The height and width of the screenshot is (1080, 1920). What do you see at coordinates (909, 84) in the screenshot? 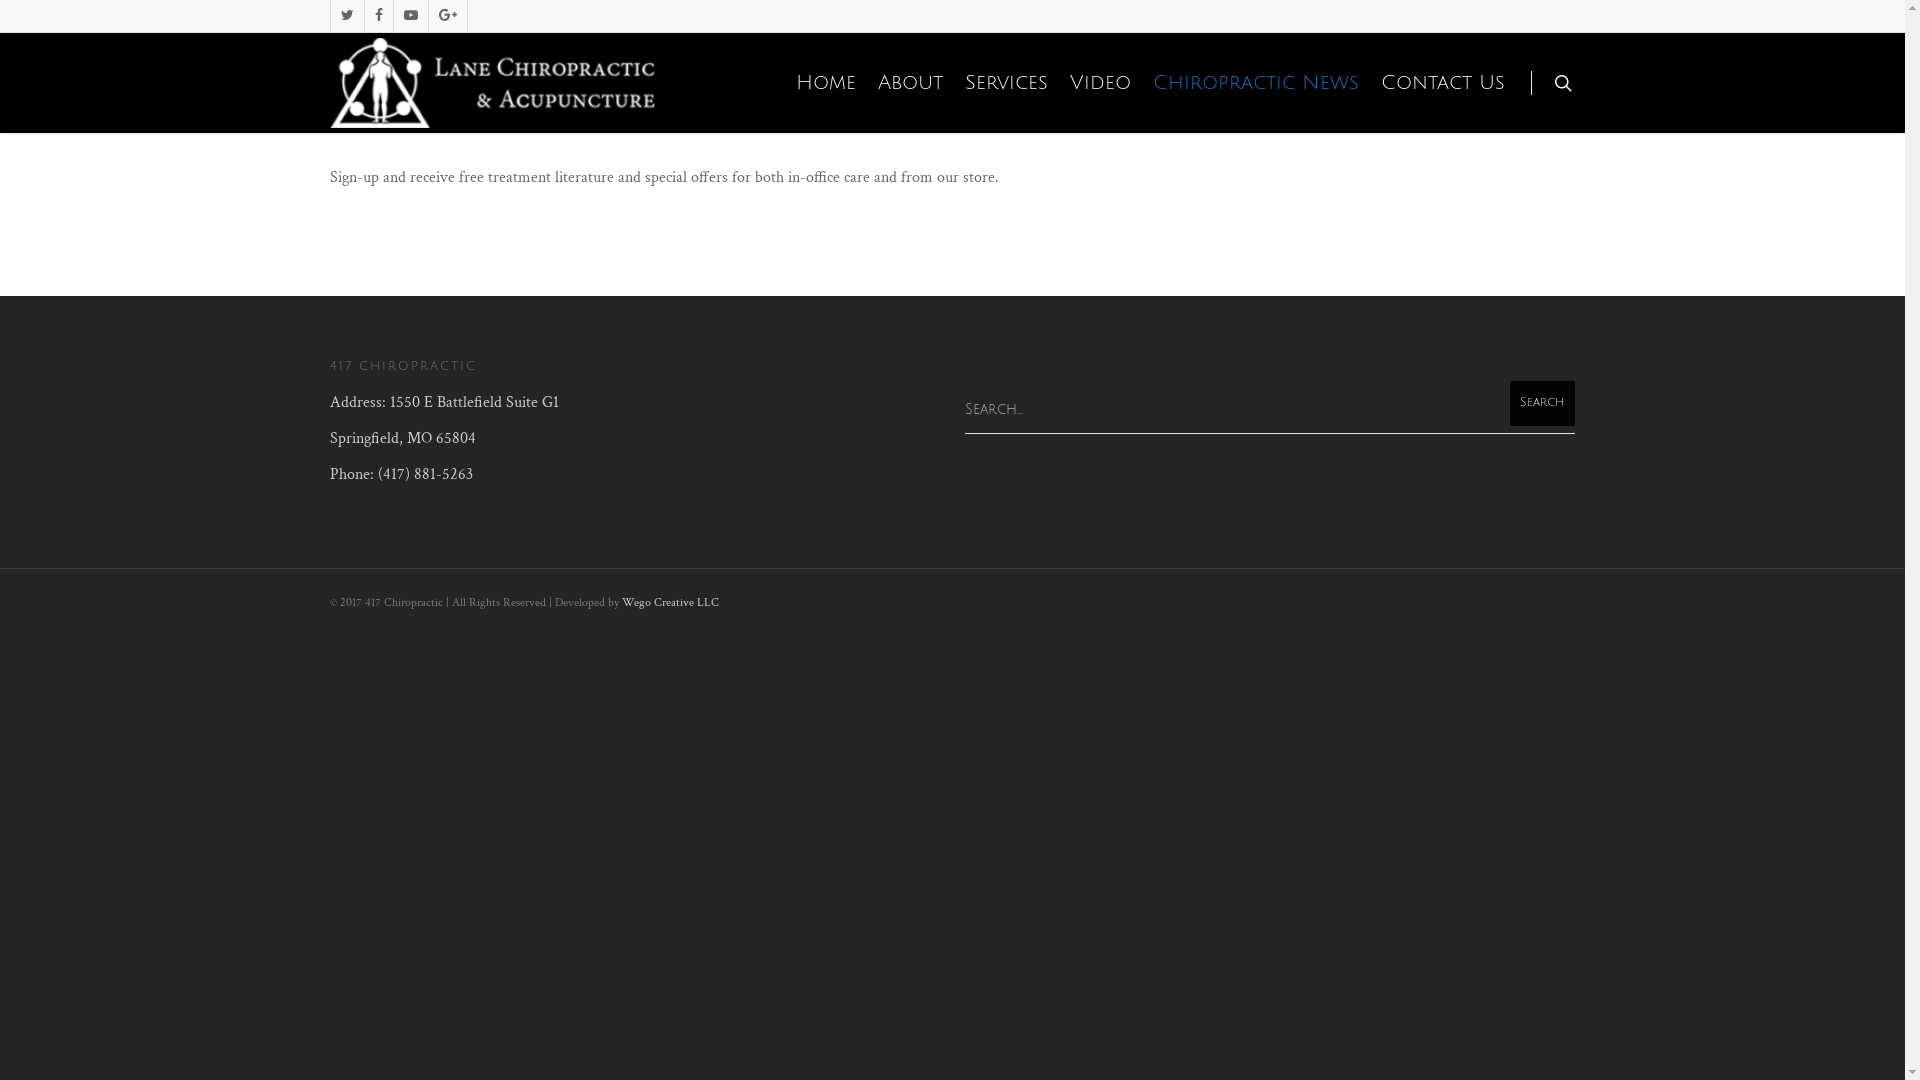
I see `'About'` at bounding box center [909, 84].